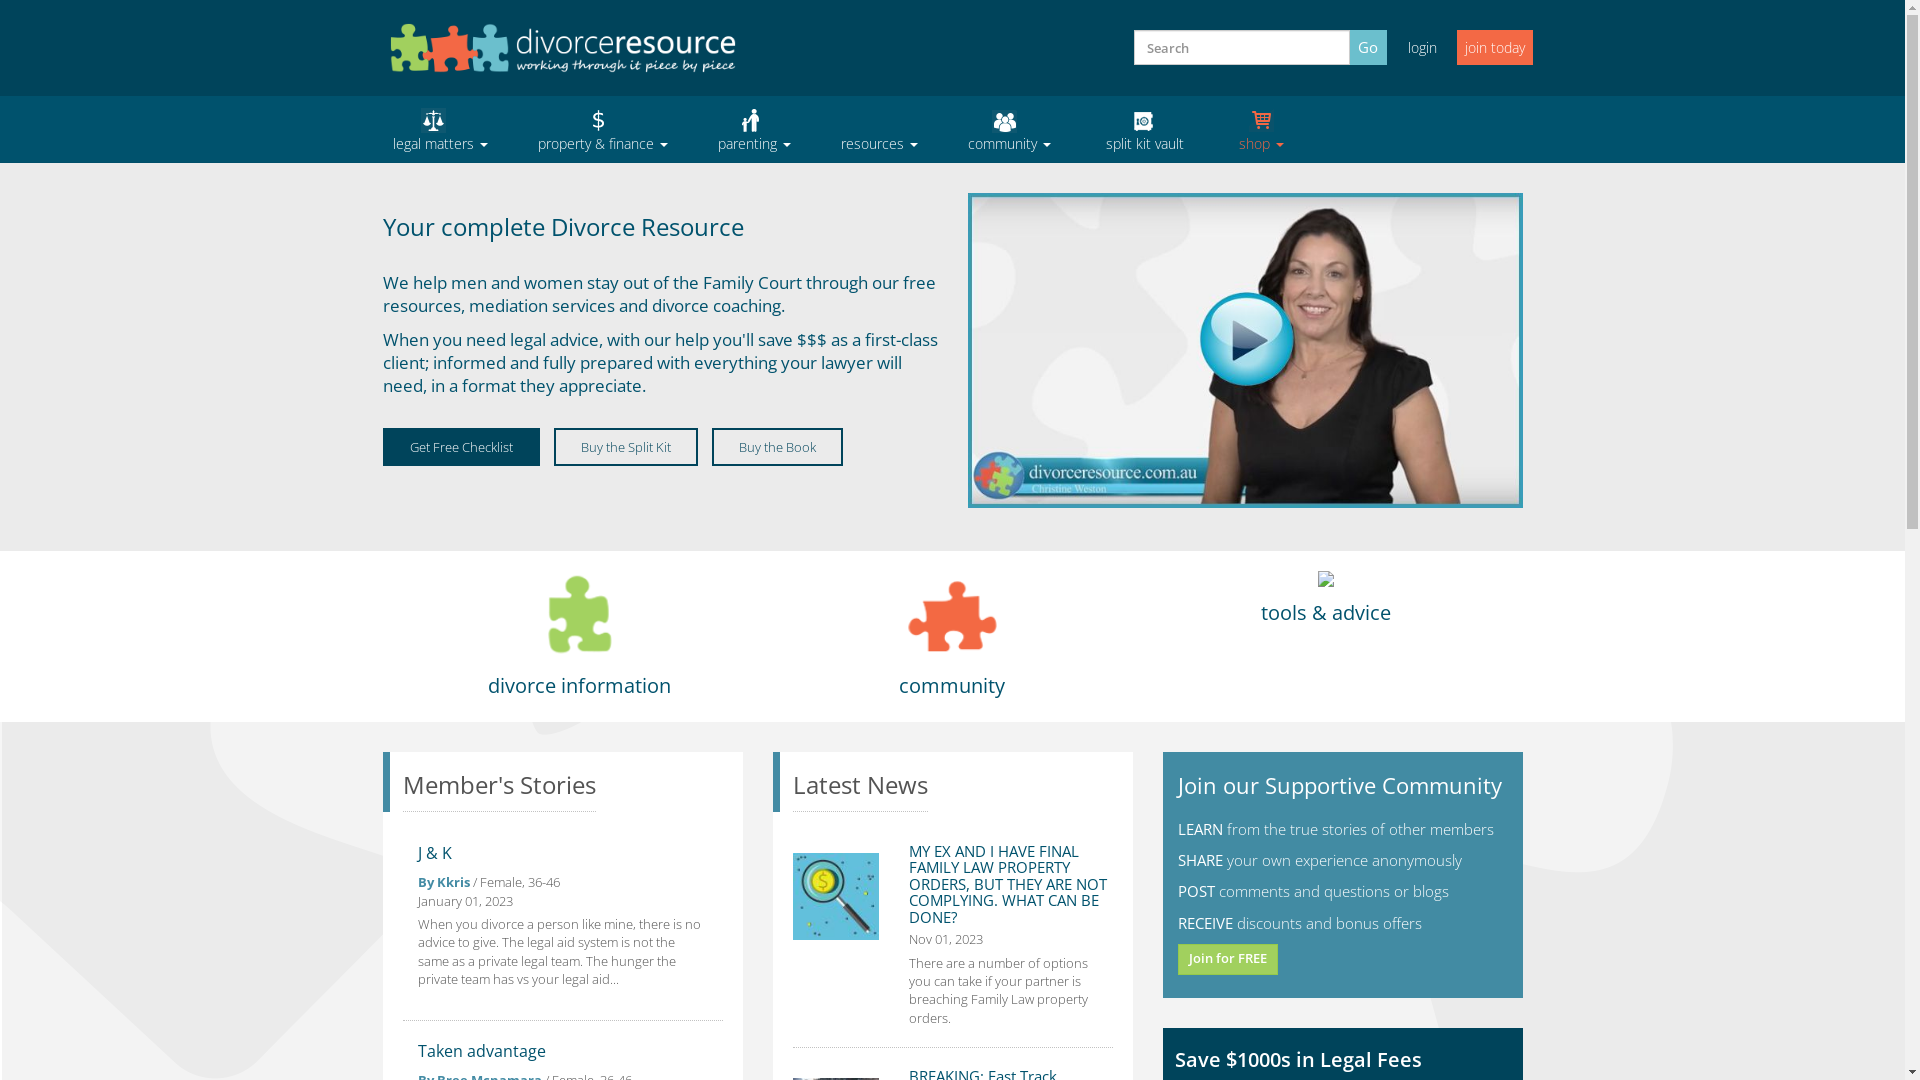  Describe the element at coordinates (940, 129) in the screenshot. I see `'community'` at that location.